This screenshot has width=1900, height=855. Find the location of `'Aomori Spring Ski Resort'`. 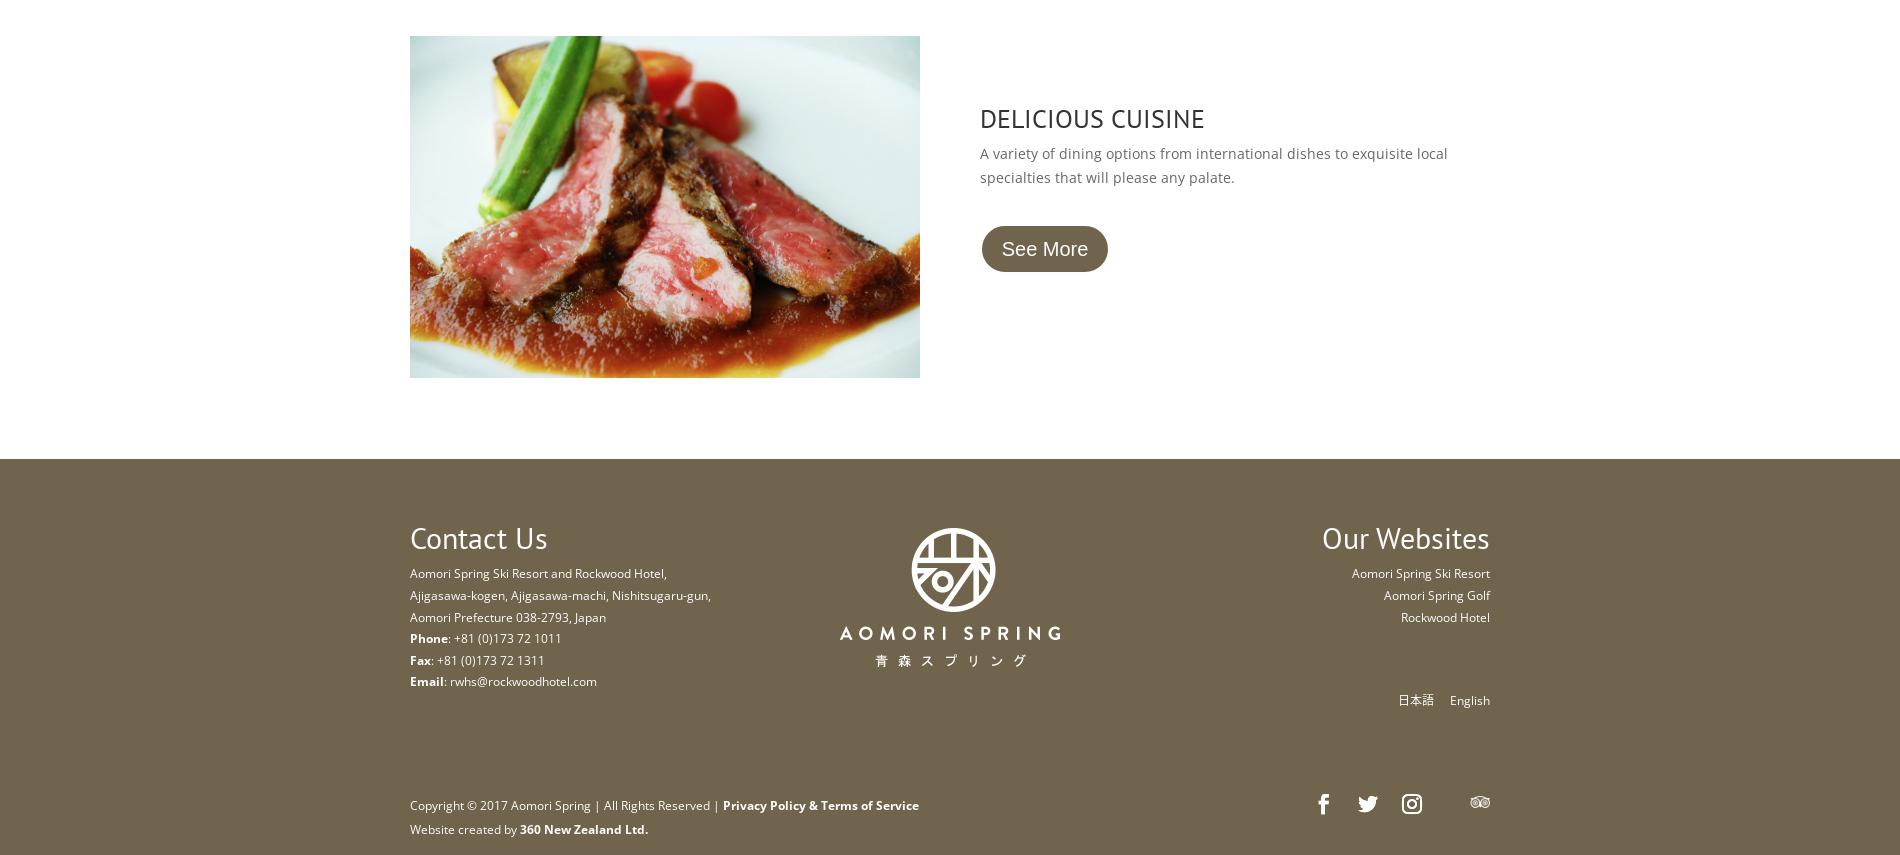

'Aomori Spring Ski Resort' is located at coordinates (1419, 572).